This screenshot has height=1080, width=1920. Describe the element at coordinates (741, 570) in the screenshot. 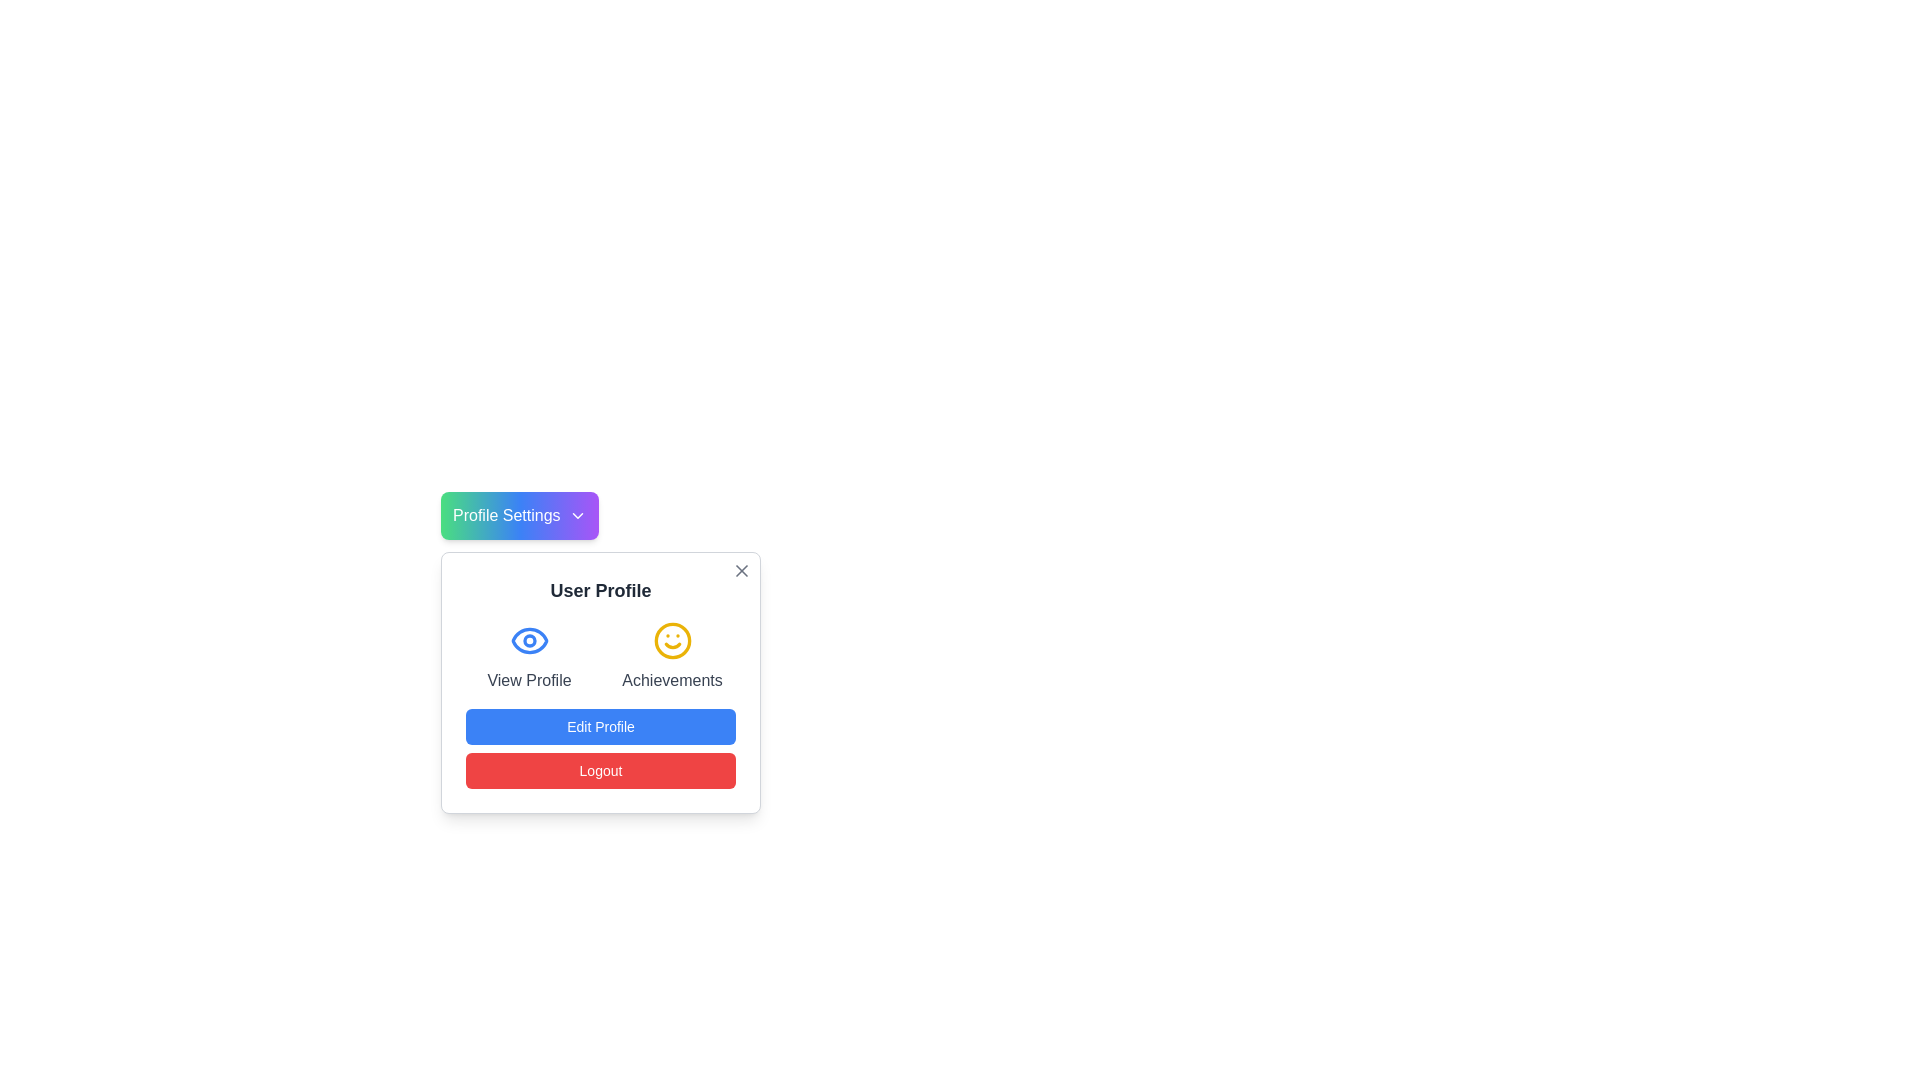

I see `the small diagonal 'X' icon, which is part of the close button in the top-right corner of the 'User Profile' modal` at that location.